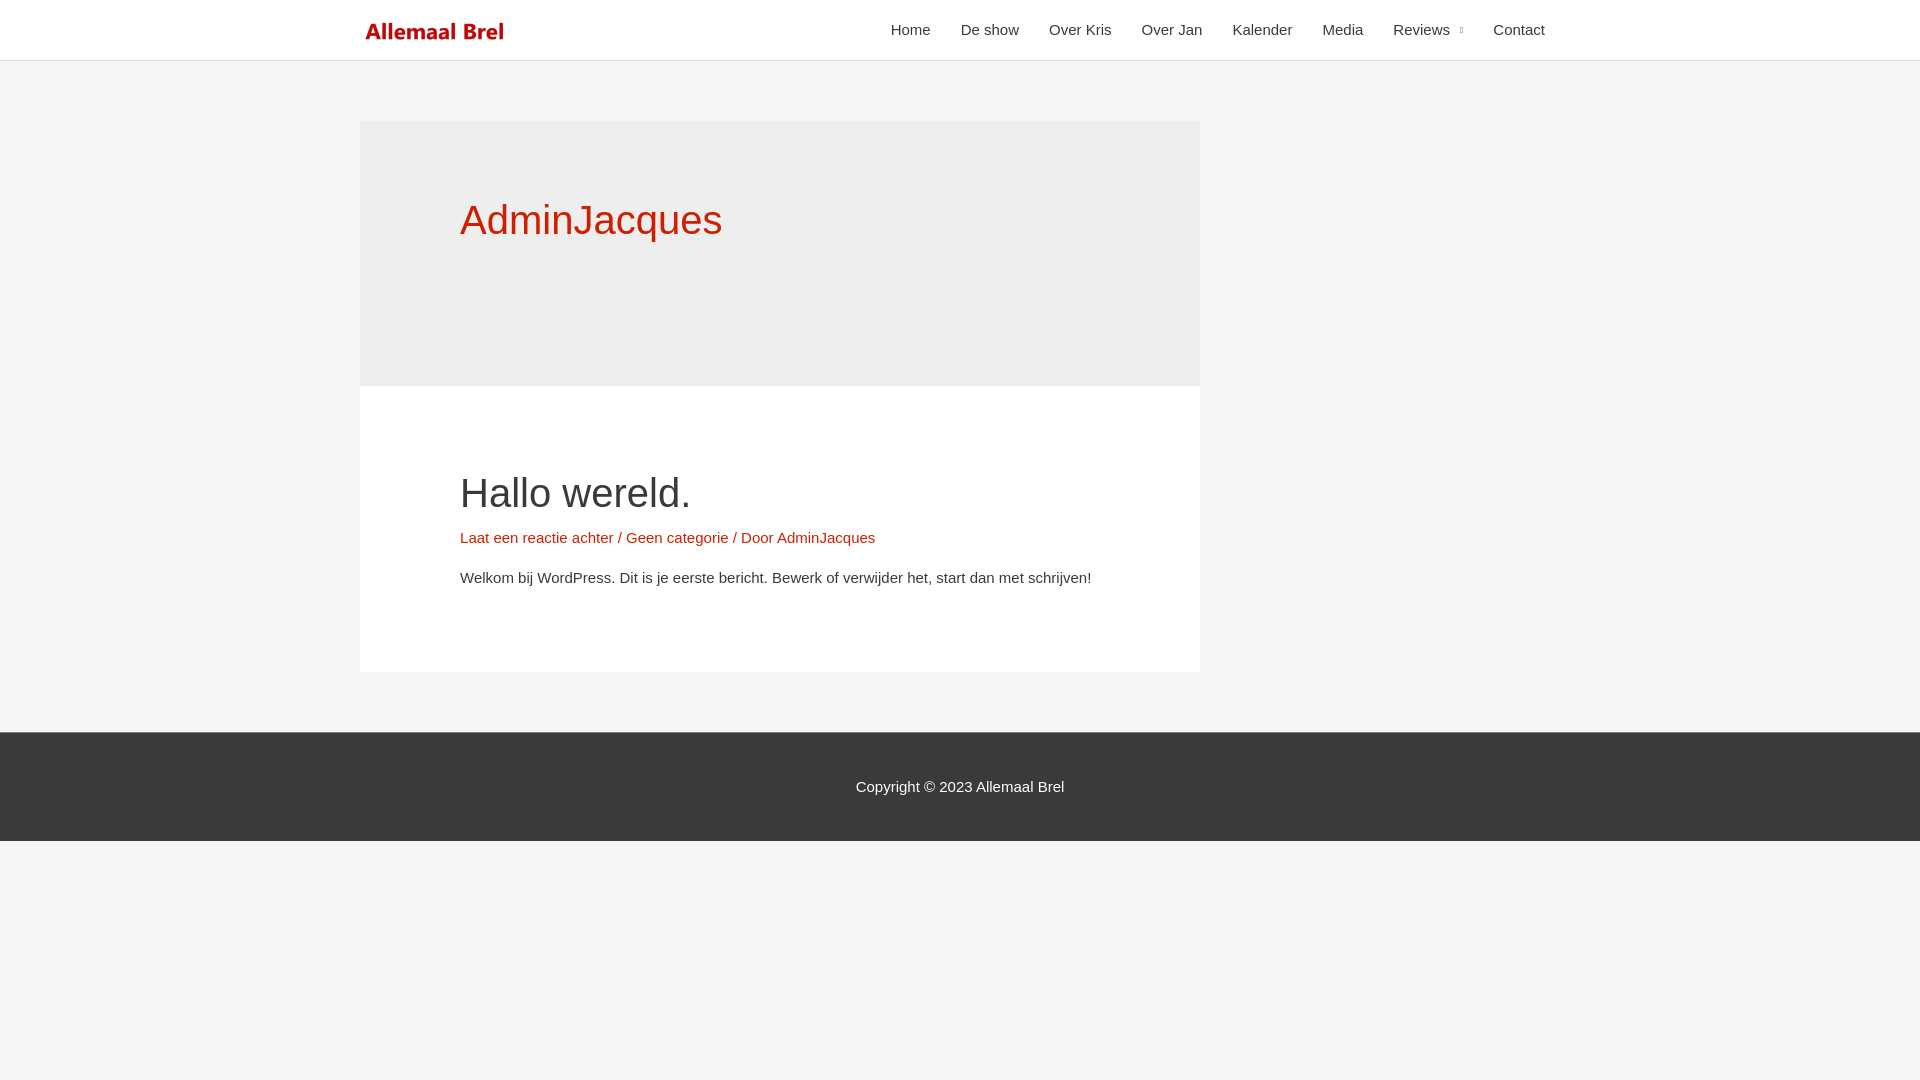 The width and height of the screenshot is (1920, 1080). I want to click on 'Over Kris', so click(1079, 30).